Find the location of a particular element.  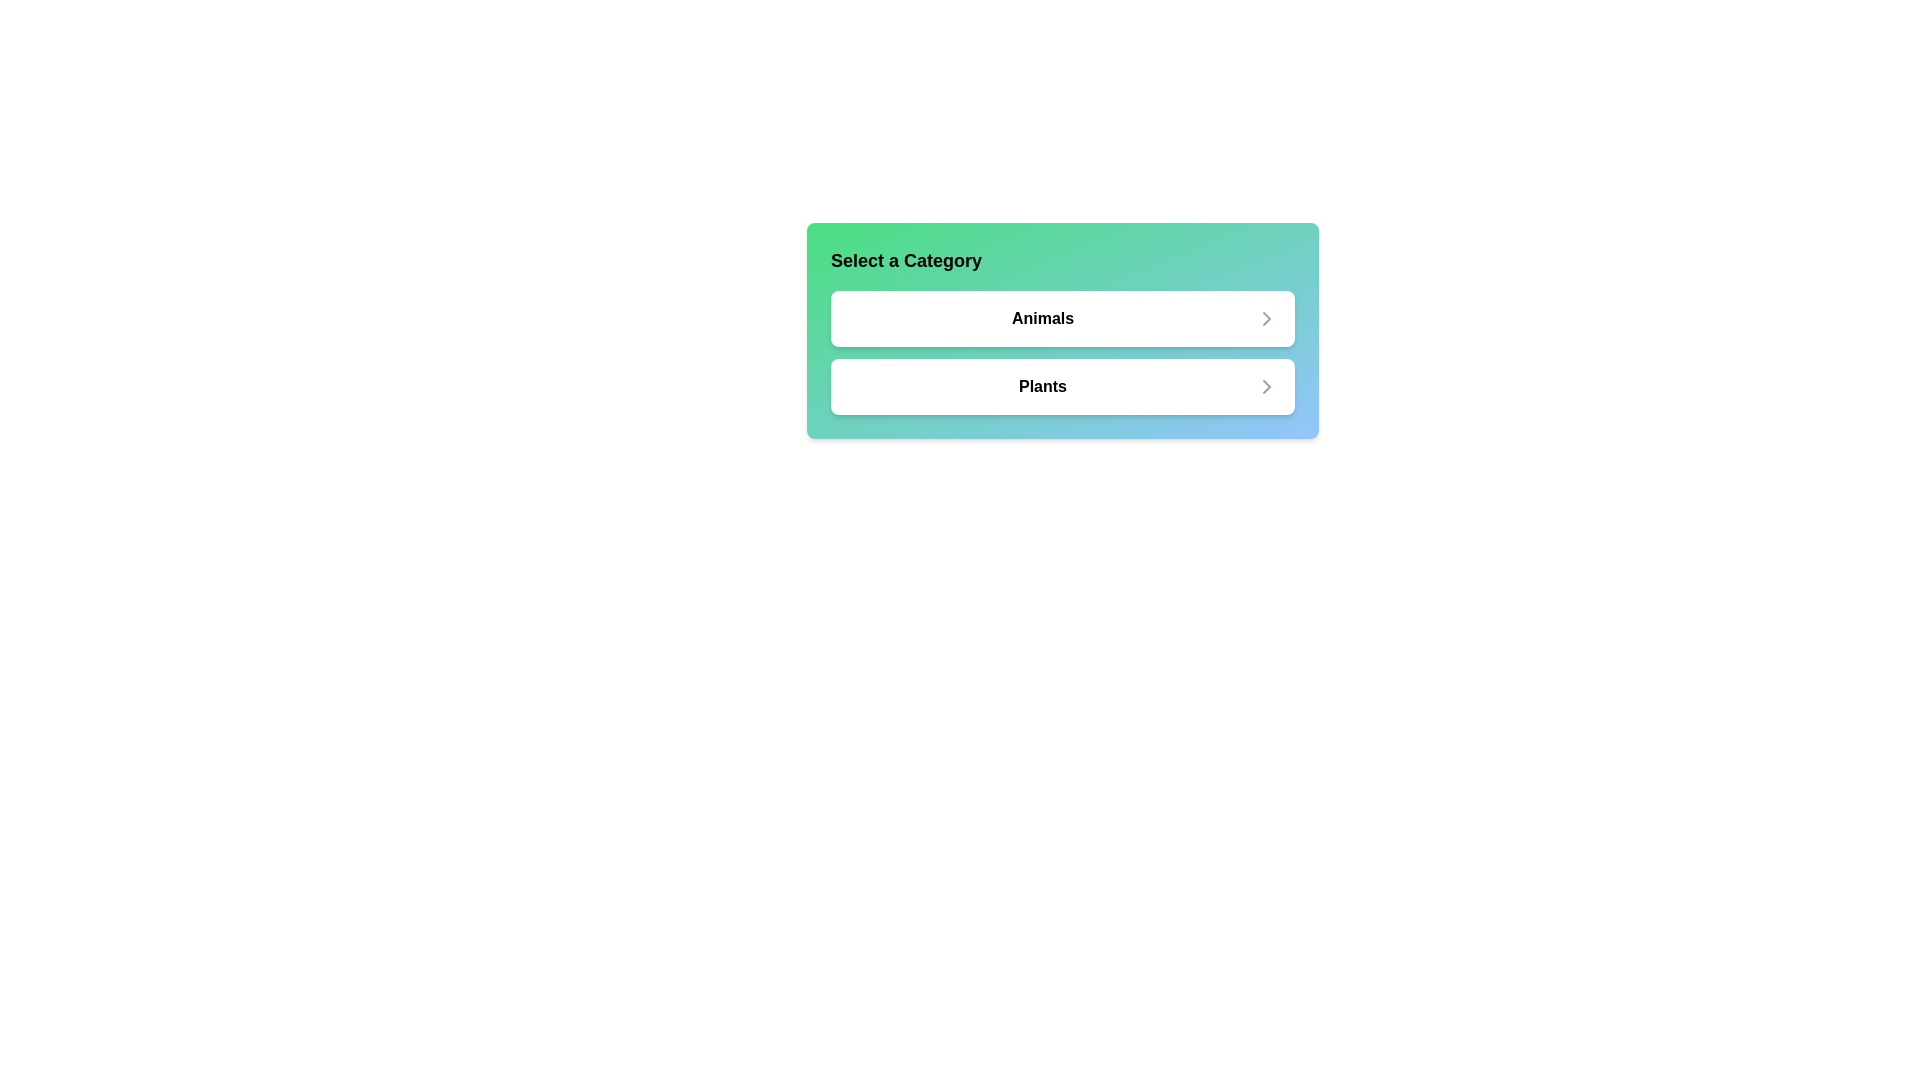

the selectable category label 'Plants' in the second card of the vertical stack, which is below the 'Animals' card is located at coordinates (1041, 386).